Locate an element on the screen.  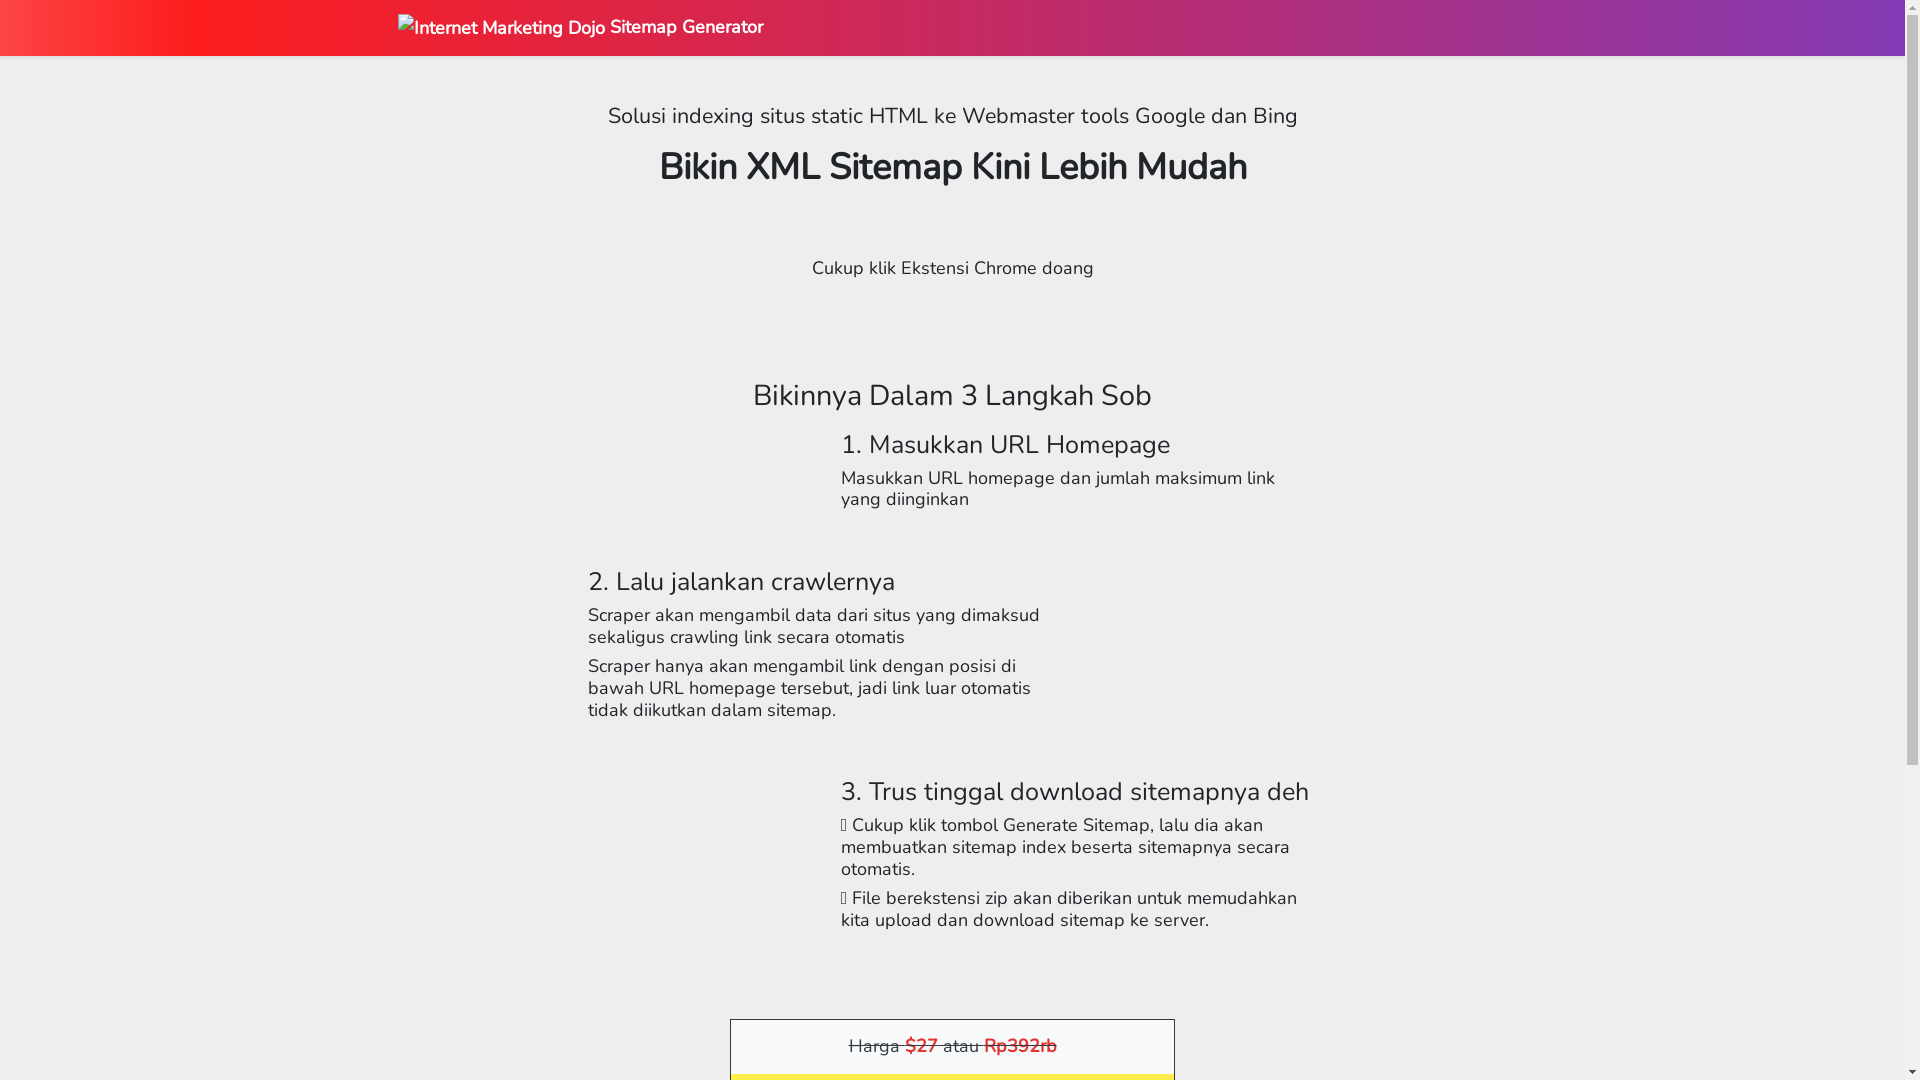
'Sitemap Generator' is located at coordinates (579, 27).